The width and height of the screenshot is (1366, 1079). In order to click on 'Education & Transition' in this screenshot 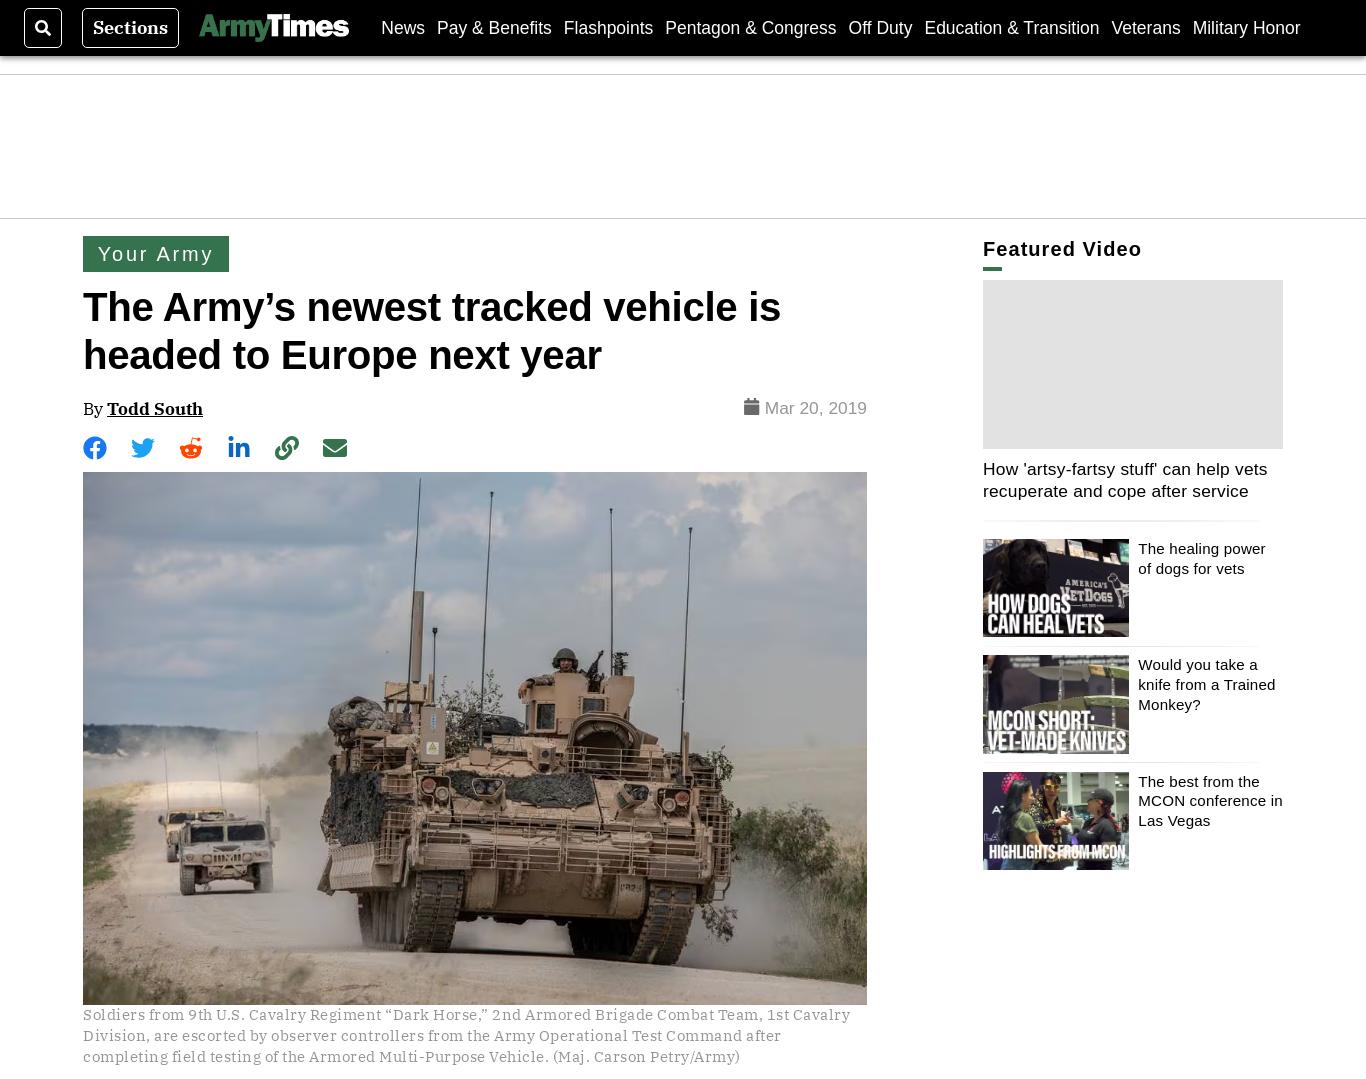, I will do `click(1011, 27)`.